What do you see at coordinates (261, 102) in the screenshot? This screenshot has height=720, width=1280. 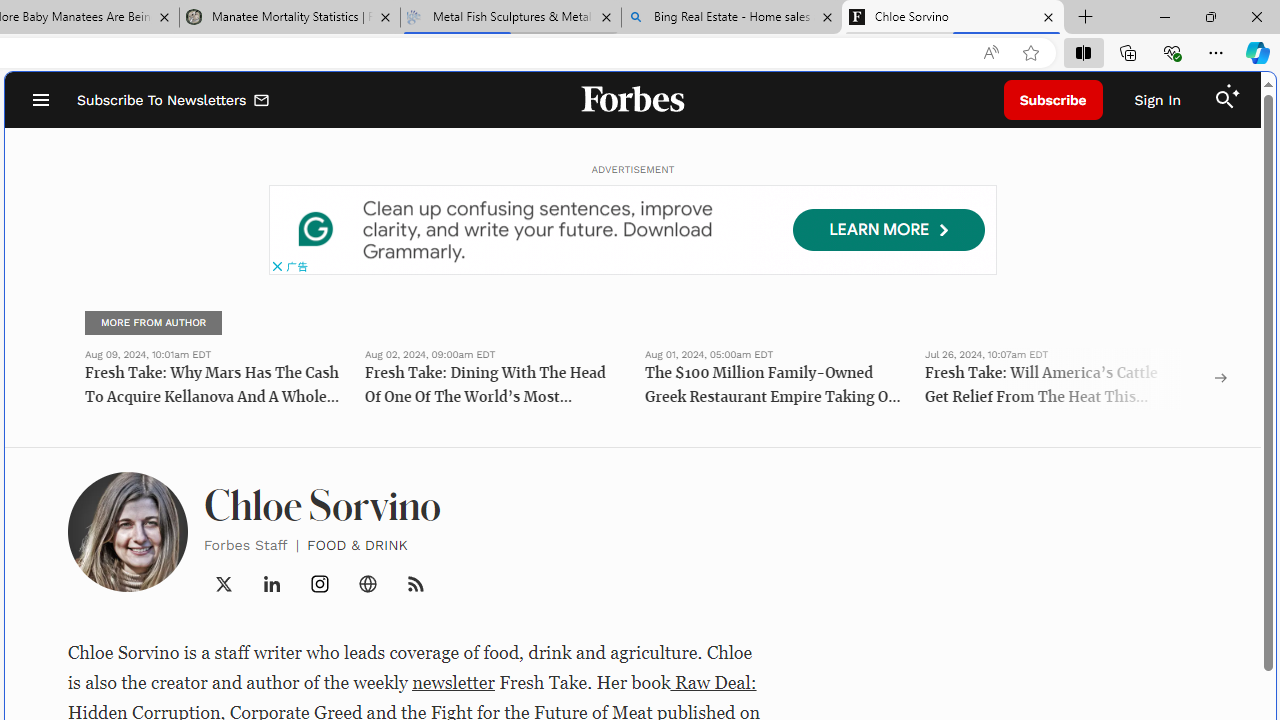 I see `'Class: envelope_svg__fs-icon envelope_svg__fs-icon--envelope'` at bounding box center [261, 102].